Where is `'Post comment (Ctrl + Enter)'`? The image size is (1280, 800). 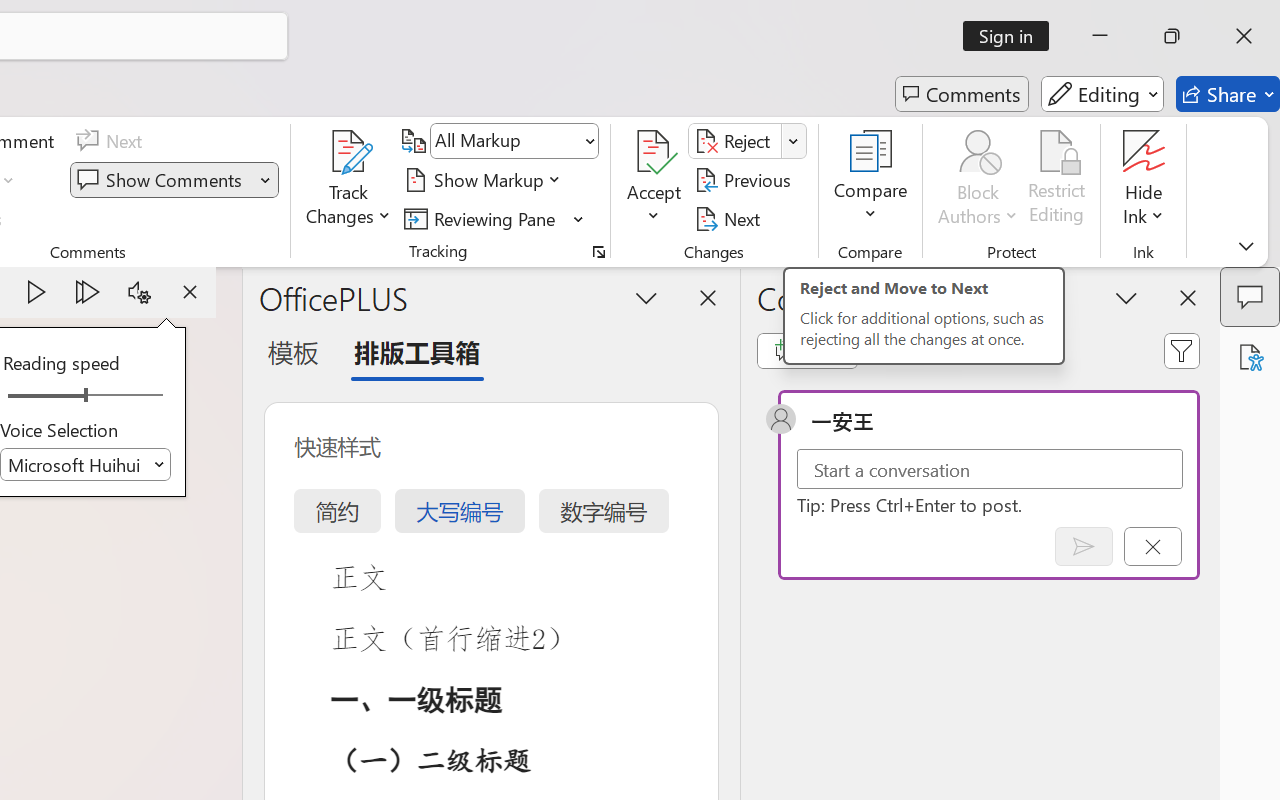
'Post comment (Ctrl + Enter)' is located at coordinates (1083, 546).